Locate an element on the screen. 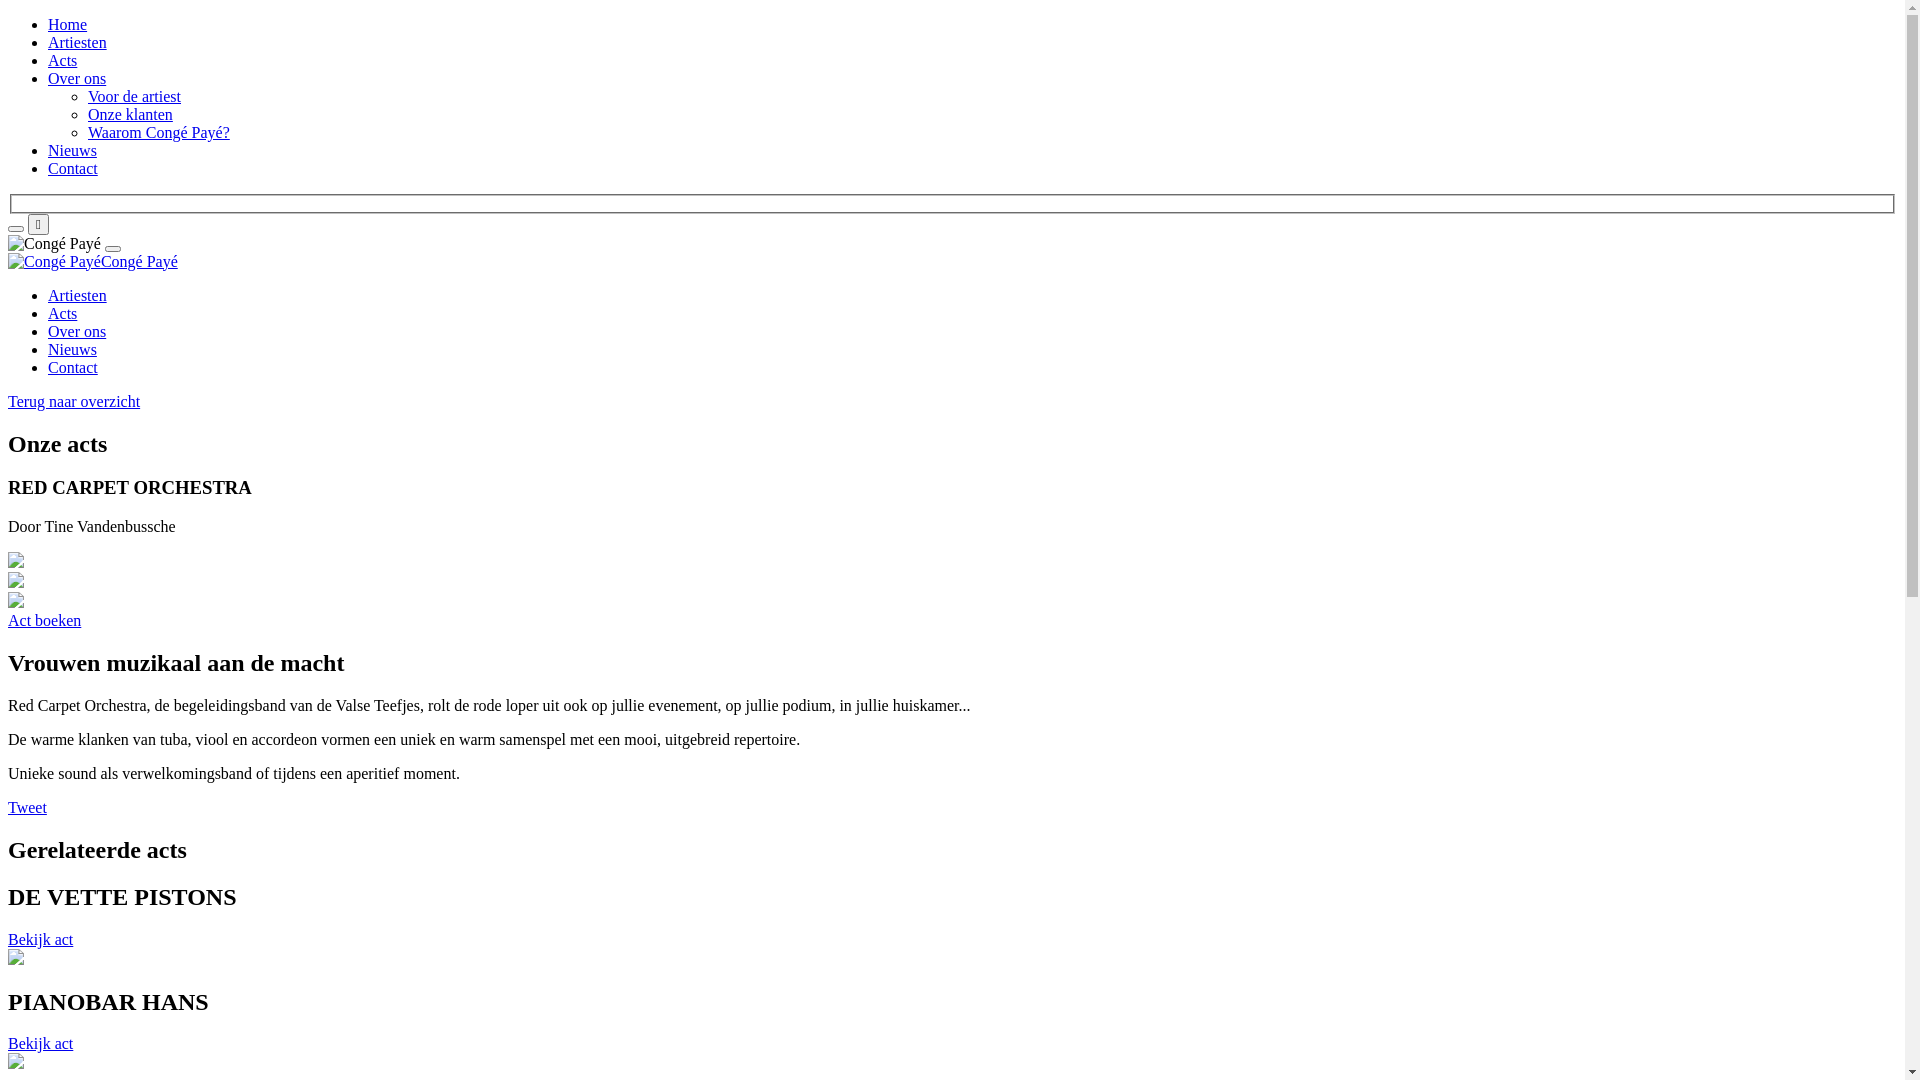 This screenshot has height=1080, width=1920. 'Bekijk act' is located at coordinates (40, 1042).